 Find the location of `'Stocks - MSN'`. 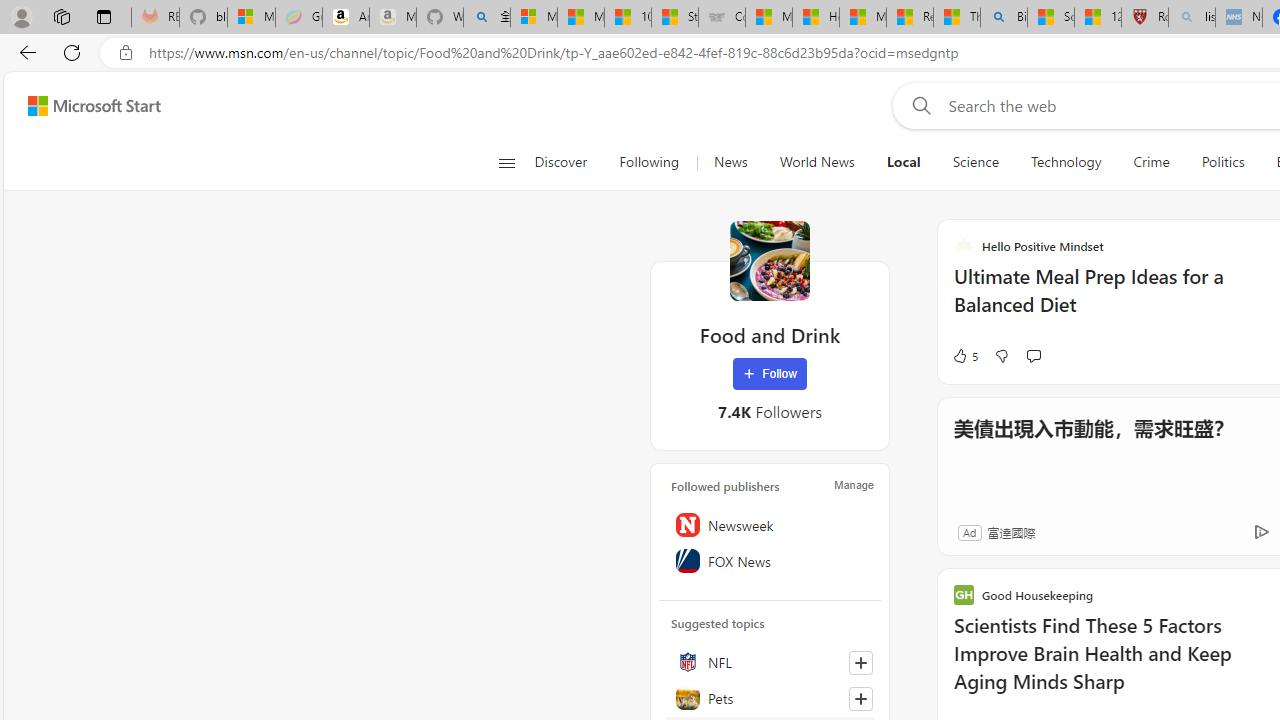

'Stocks - MSN' is located at coordinates (674, 17).